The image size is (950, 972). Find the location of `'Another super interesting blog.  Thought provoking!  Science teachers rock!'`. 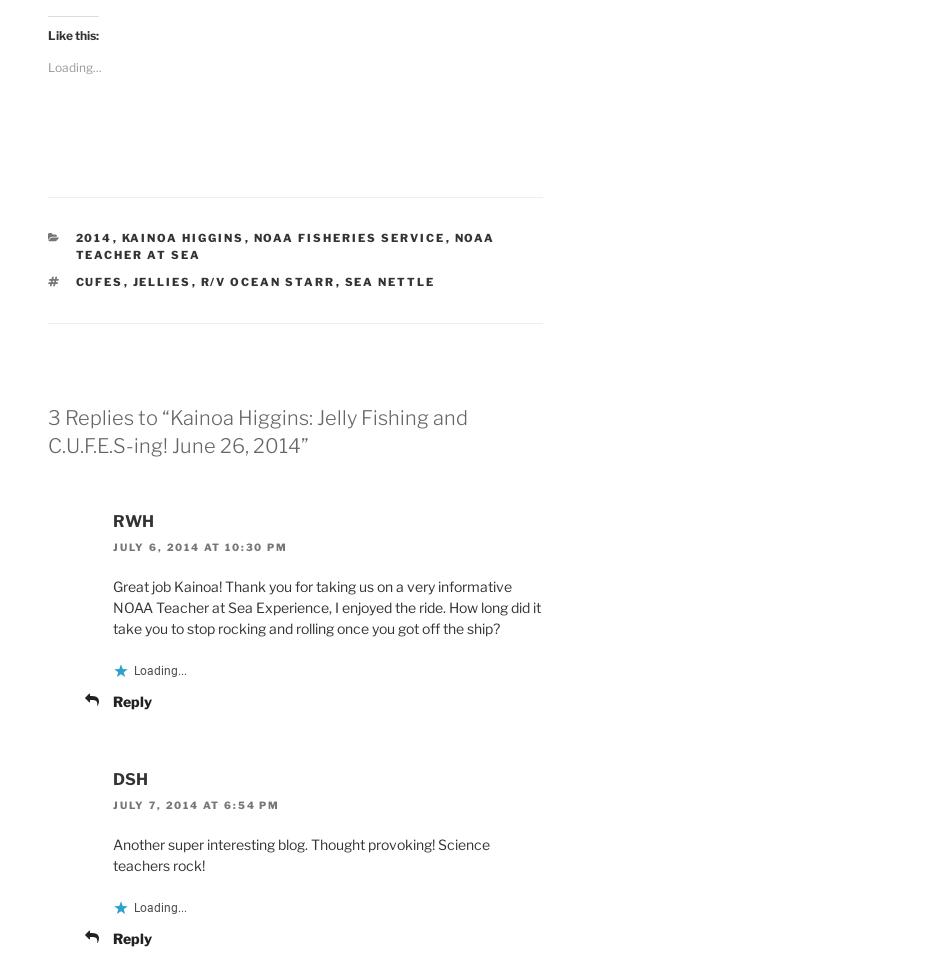

'Another super interesting blog.  Thought provoking!  Science teachers rock!' is located at coordinates (300, 854).